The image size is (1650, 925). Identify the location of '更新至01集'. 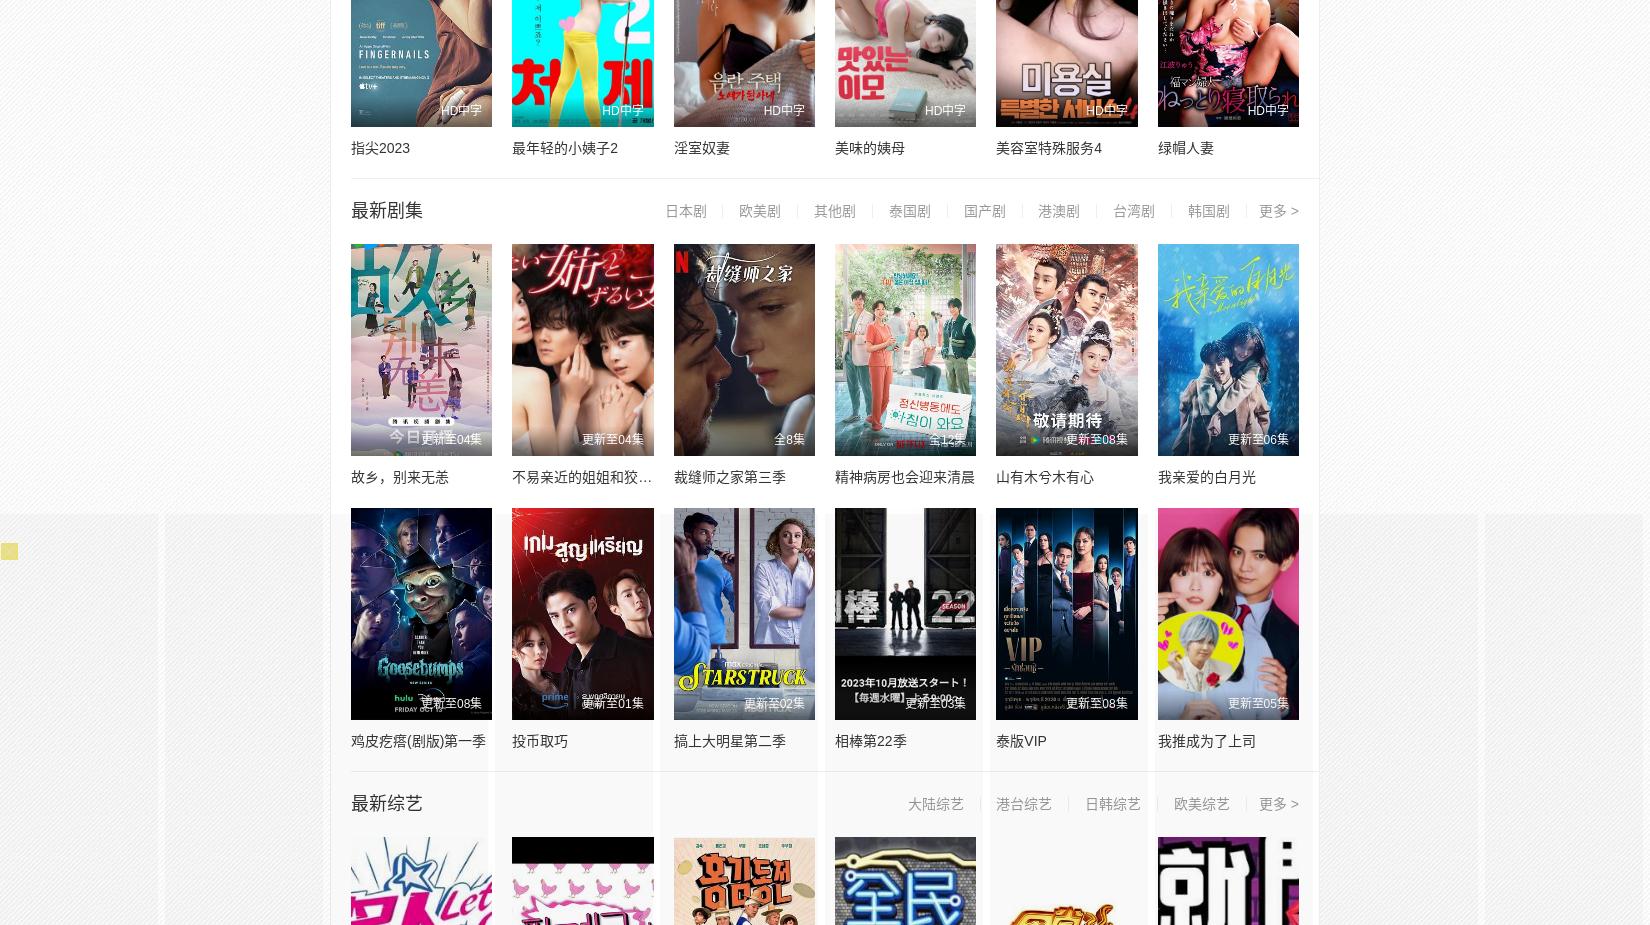
(611, 703).